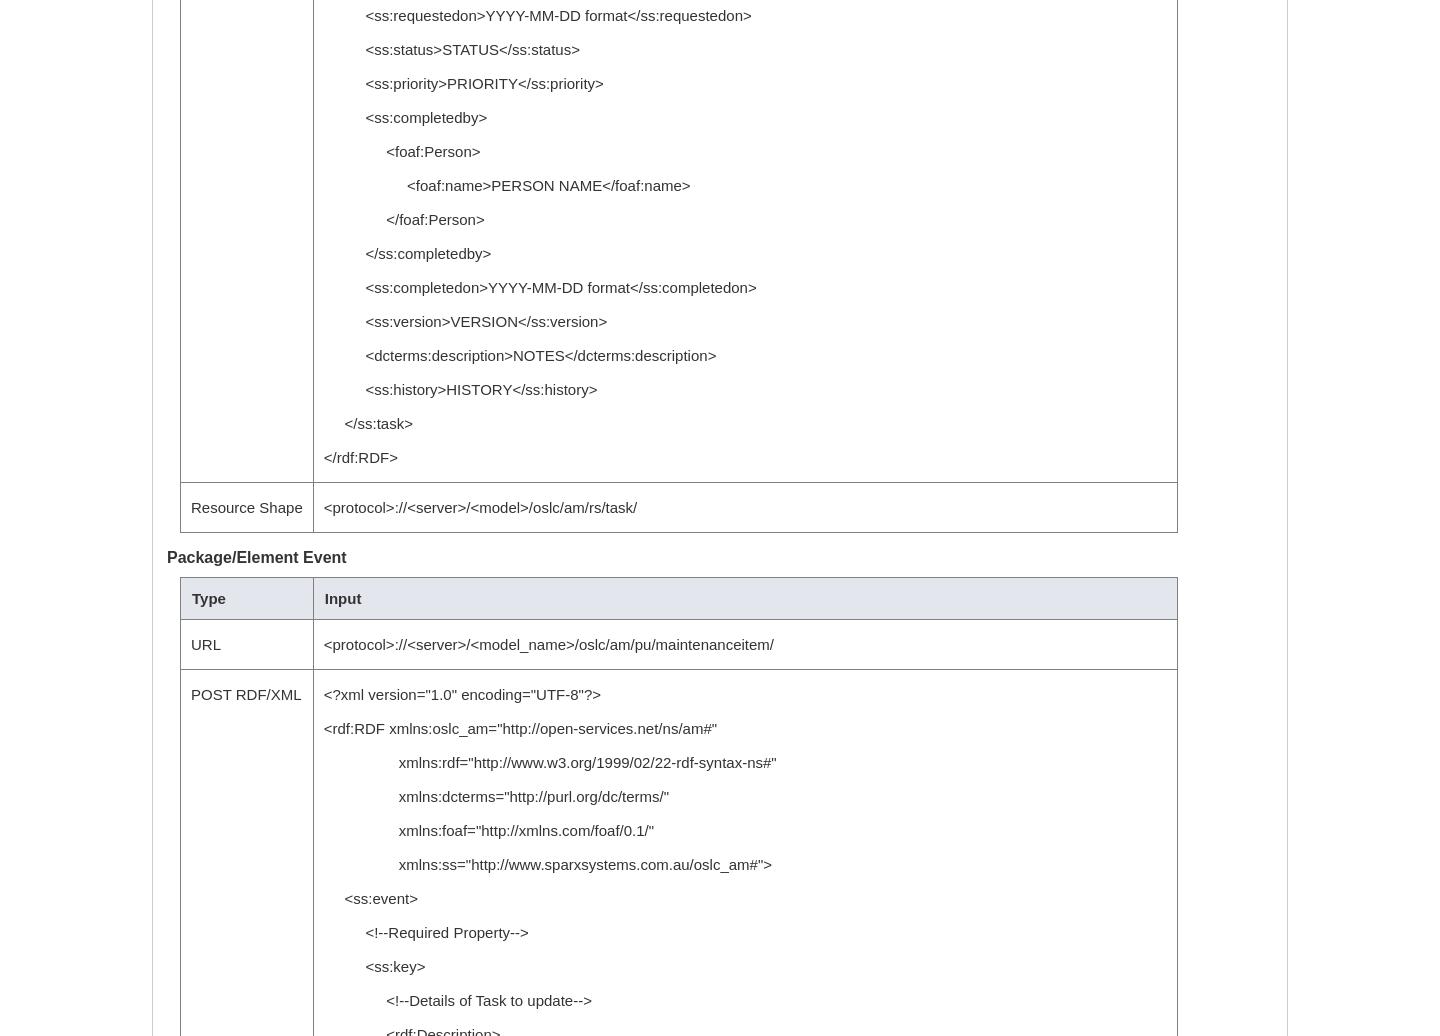  What do you see at coordinates (535, 15) in the screenshot?
I see `'<ss:requestedon>YYYY-MM-DD format</ss:requestedon>'` at bounding box center [535, 15].